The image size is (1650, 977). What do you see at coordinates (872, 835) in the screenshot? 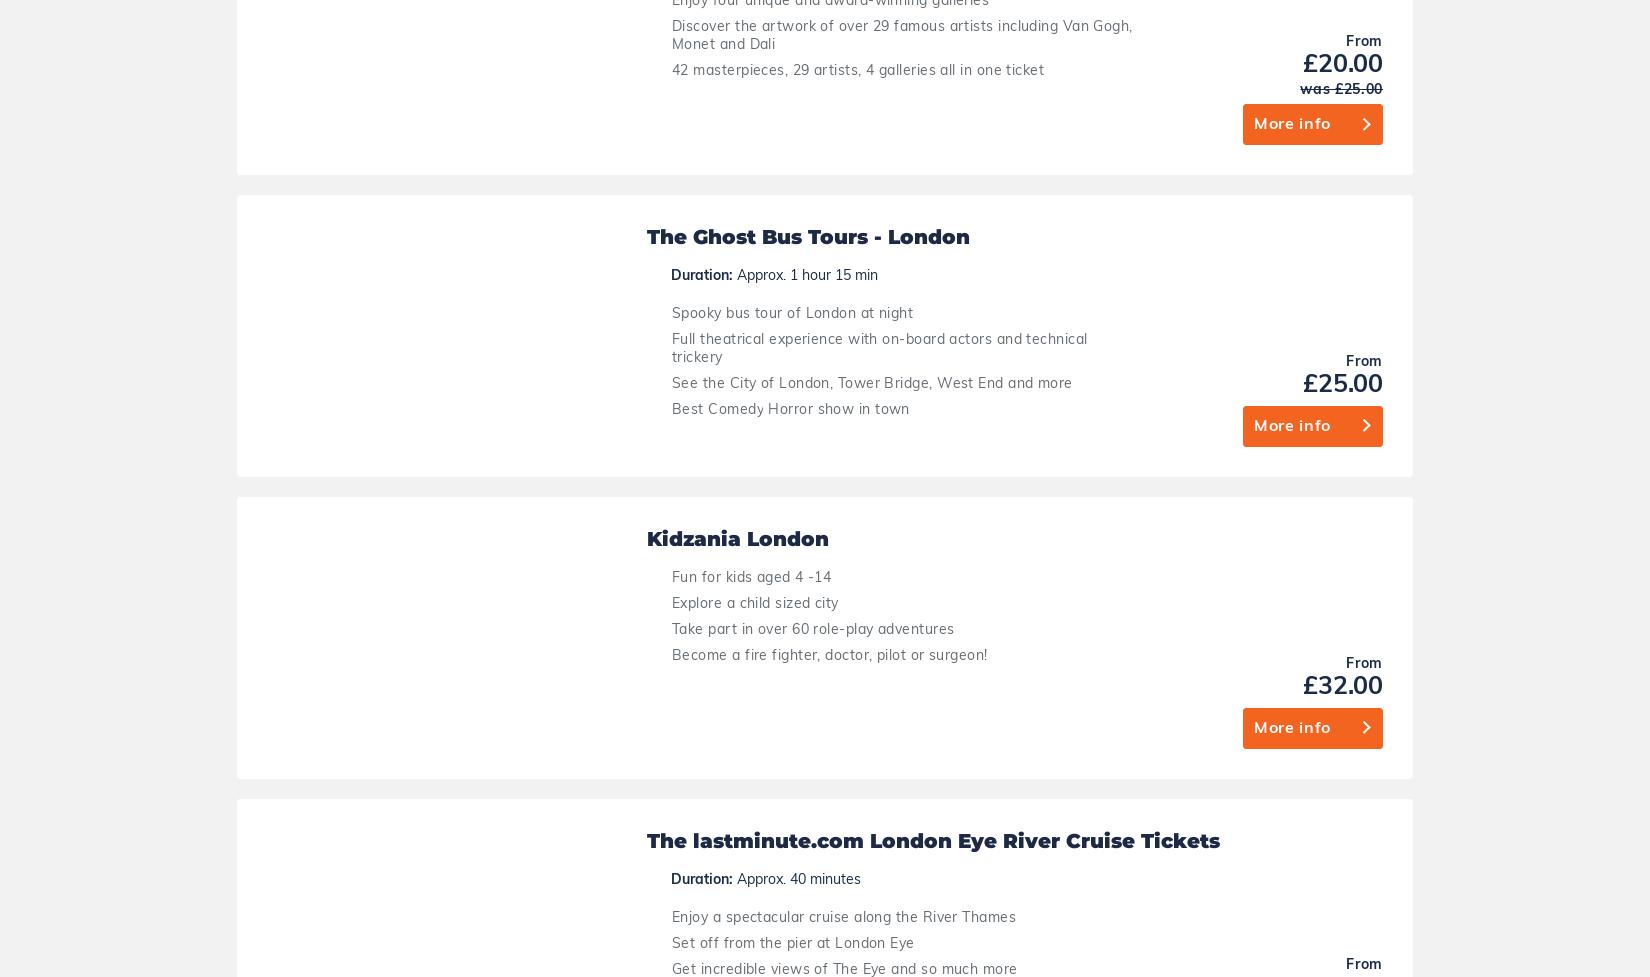
I see `'Posters, vehicles, footage, photography and so much more'` at bounding box center [872, 835].